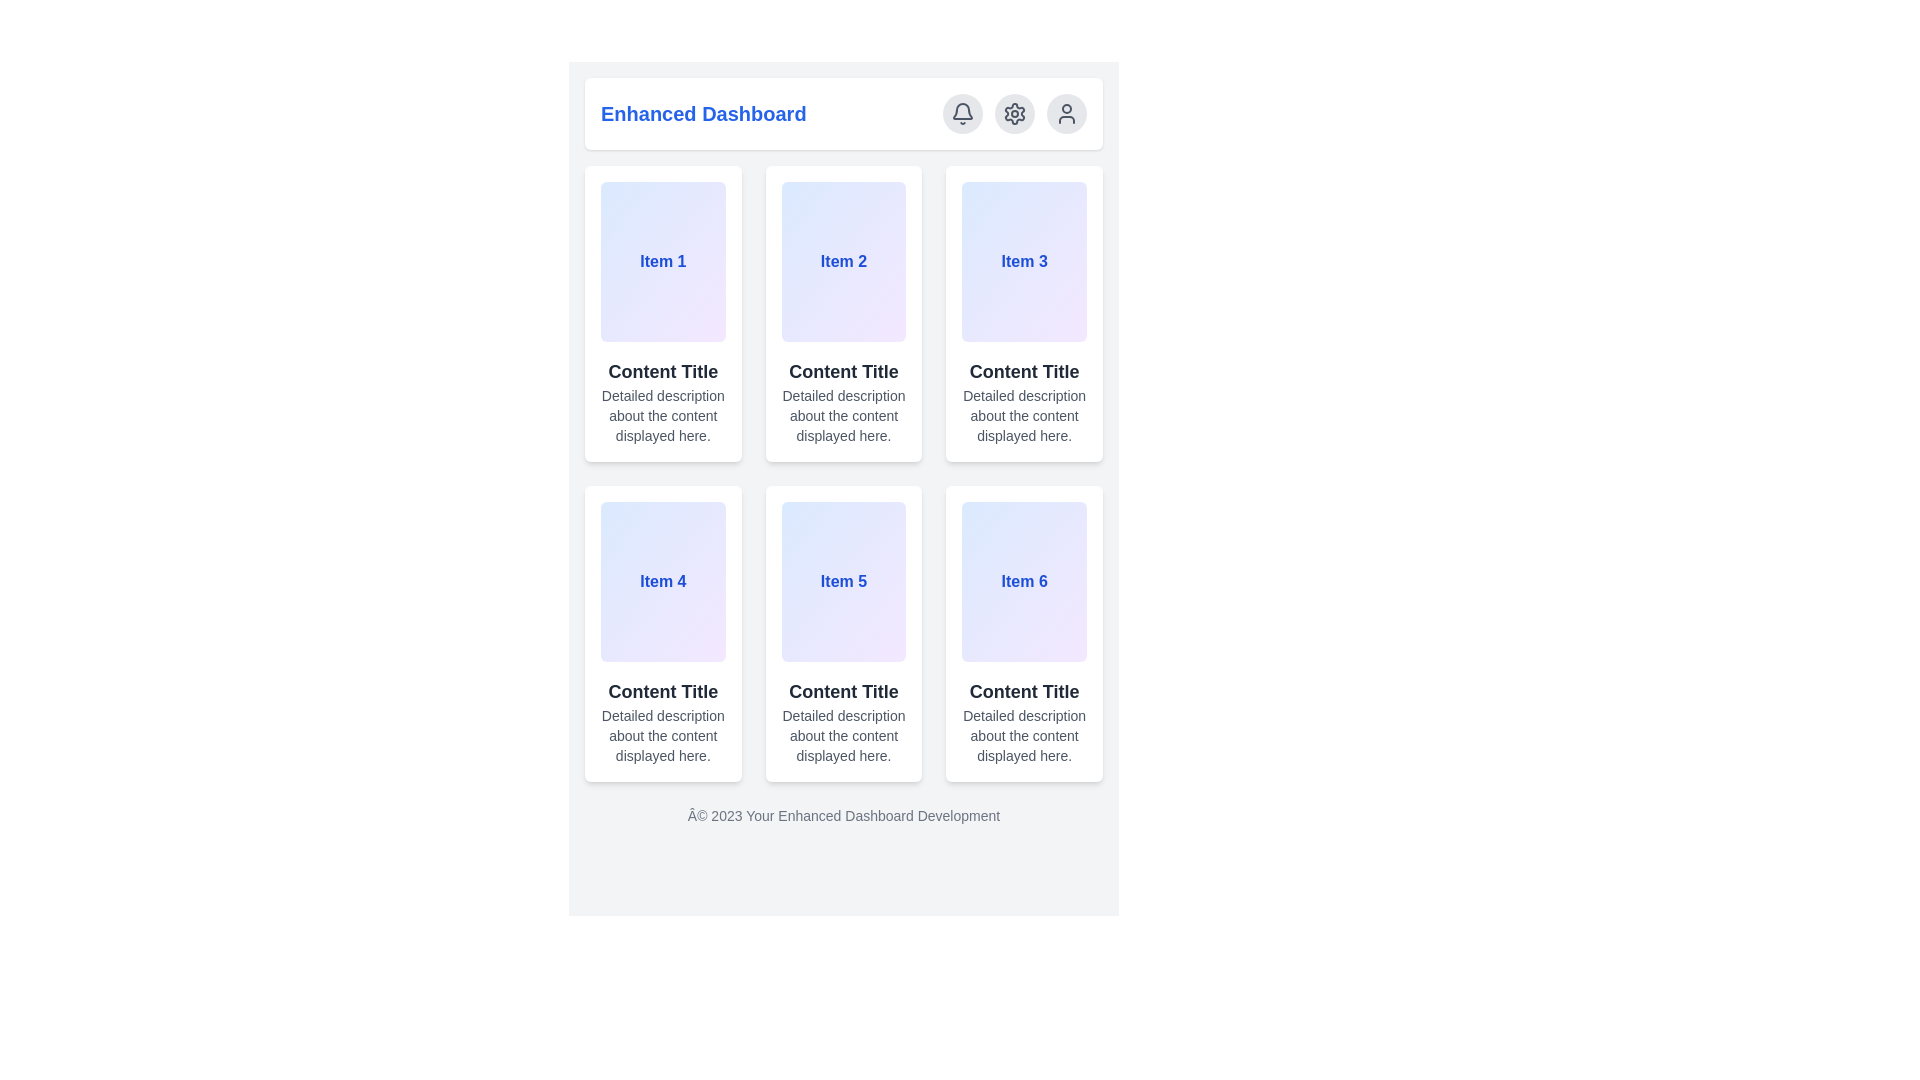 This screenshot has height=1080, width=1920. I want to click on the text label that identifies the card as 'Item 4', located in the second row and first column of the grid, so click(663, 582).